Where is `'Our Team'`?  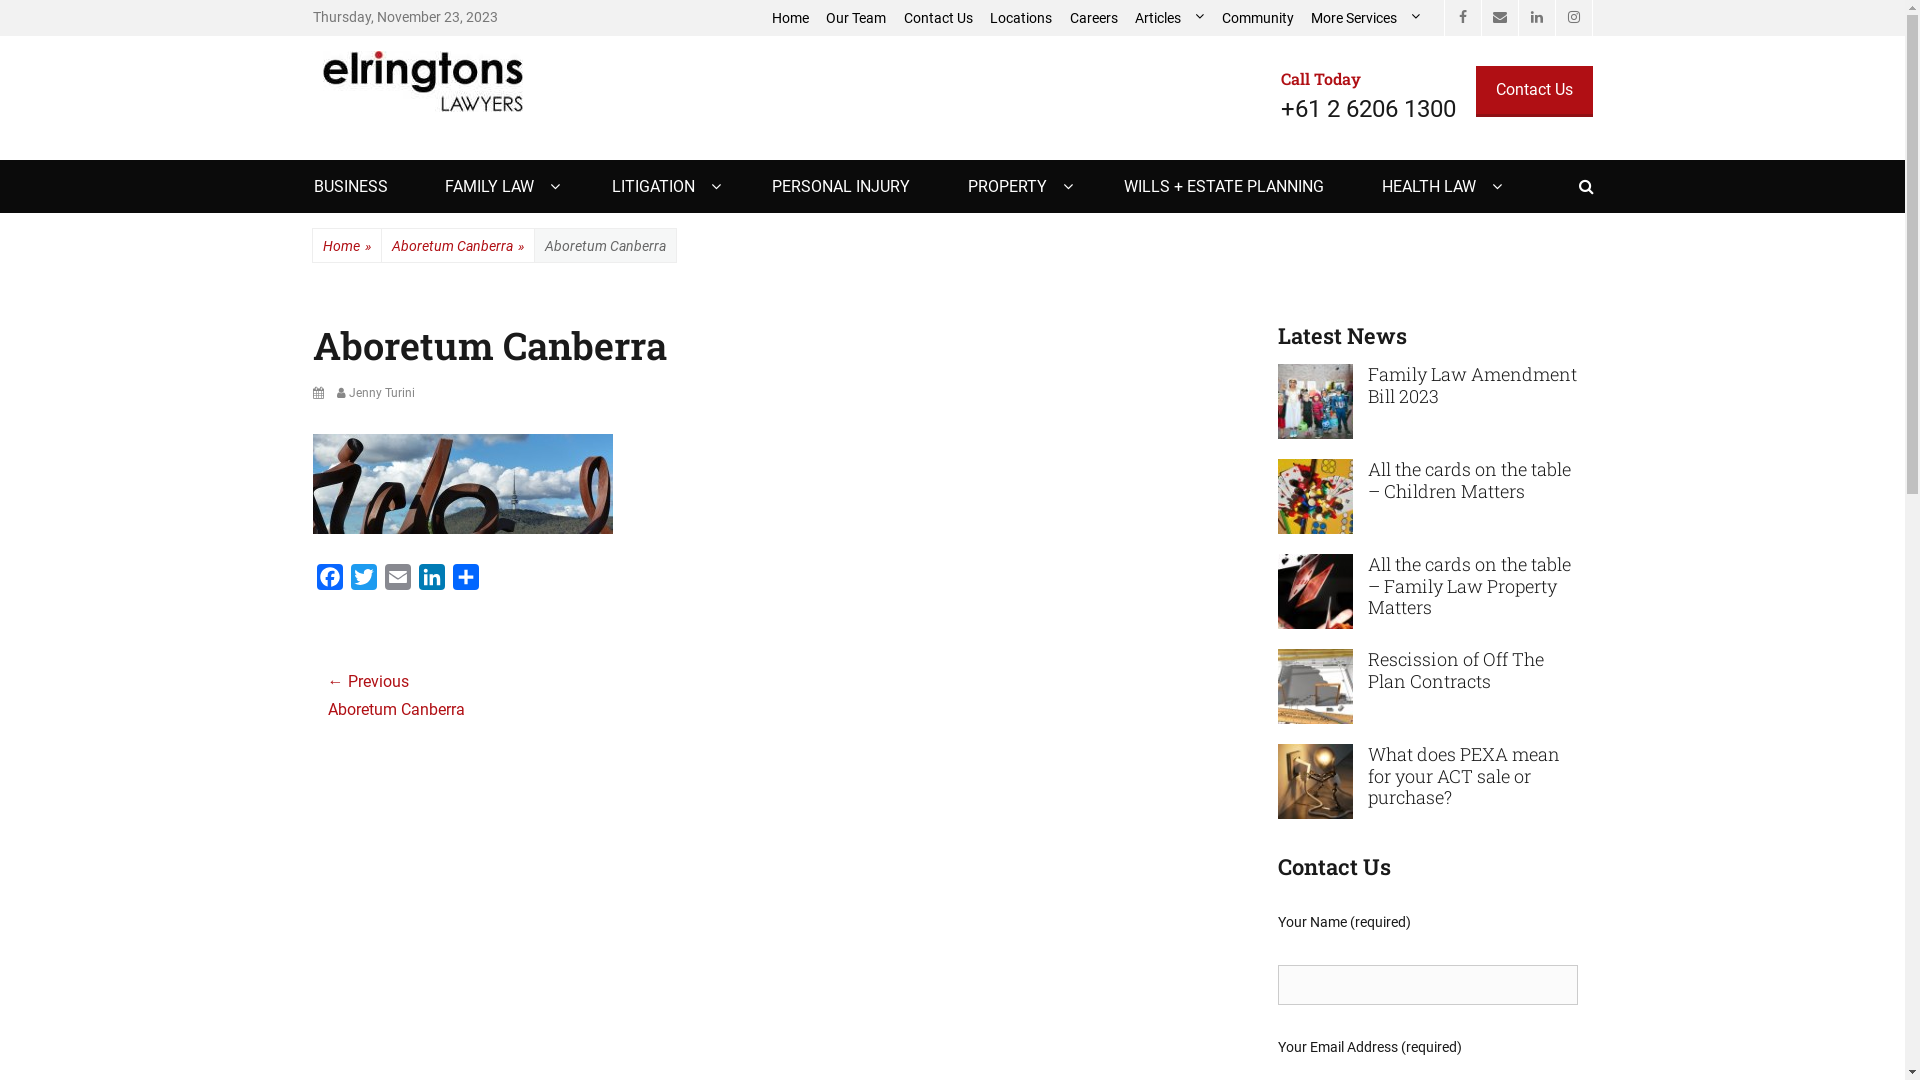 'Our Team' is located at coordinates (817, 18).